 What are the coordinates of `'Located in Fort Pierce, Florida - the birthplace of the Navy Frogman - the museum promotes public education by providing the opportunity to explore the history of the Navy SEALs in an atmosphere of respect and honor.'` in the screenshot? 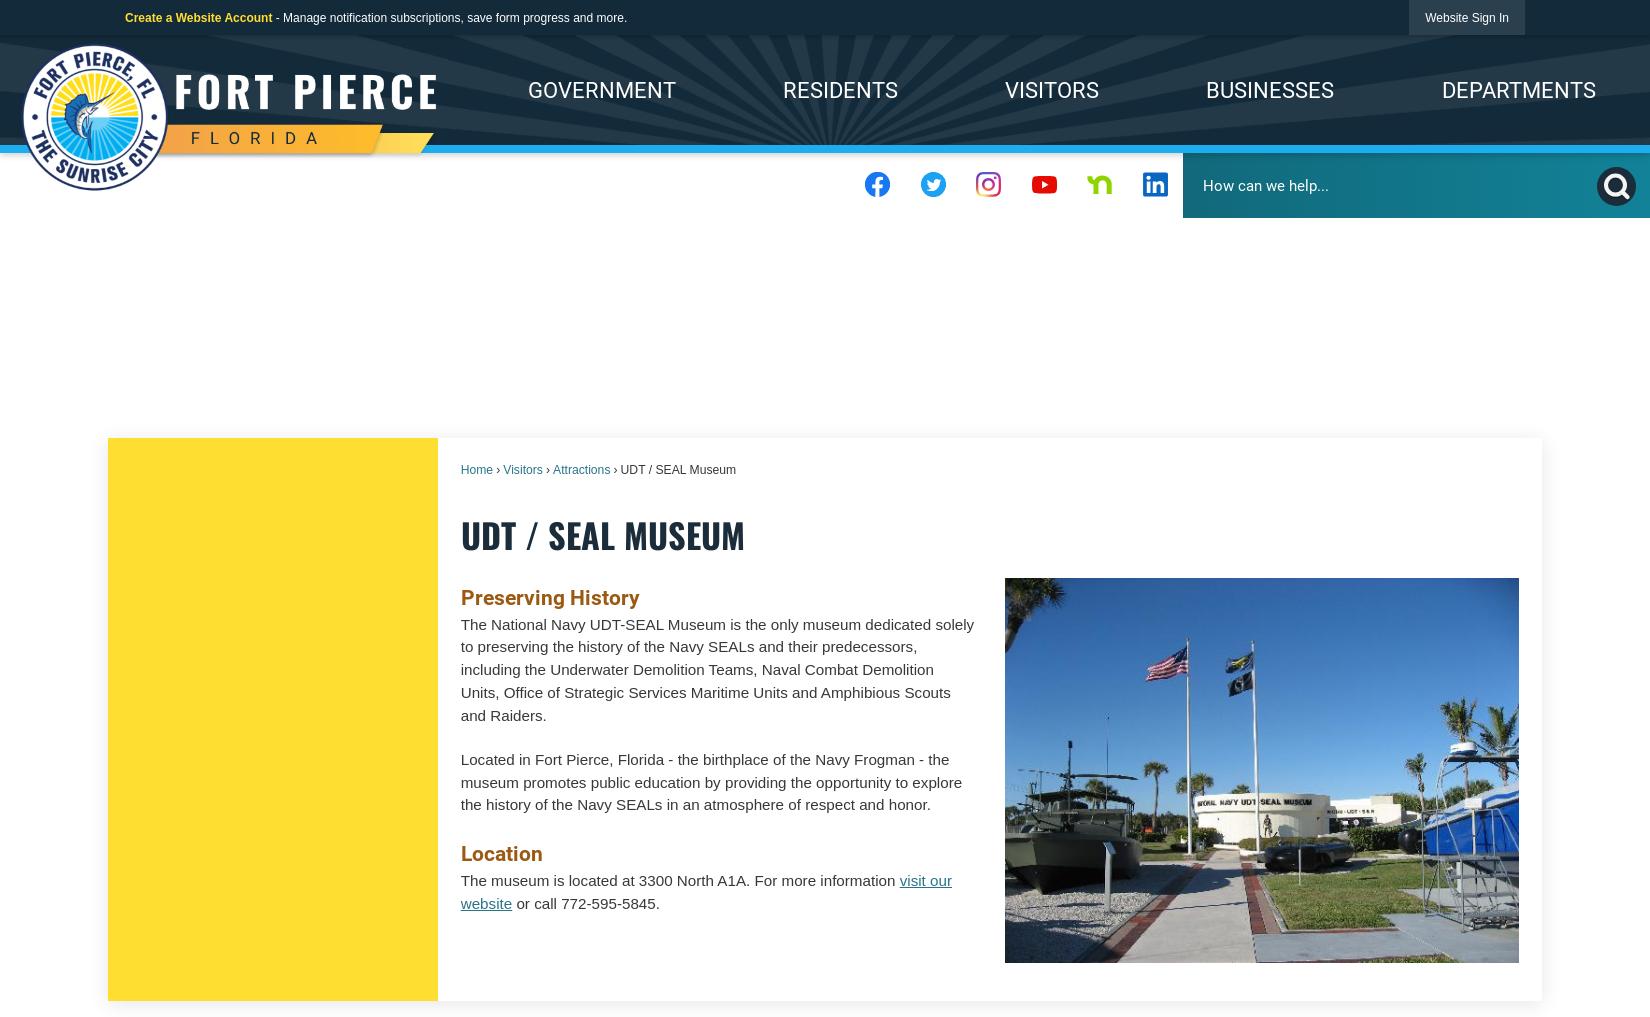 It's located at (709, 781).